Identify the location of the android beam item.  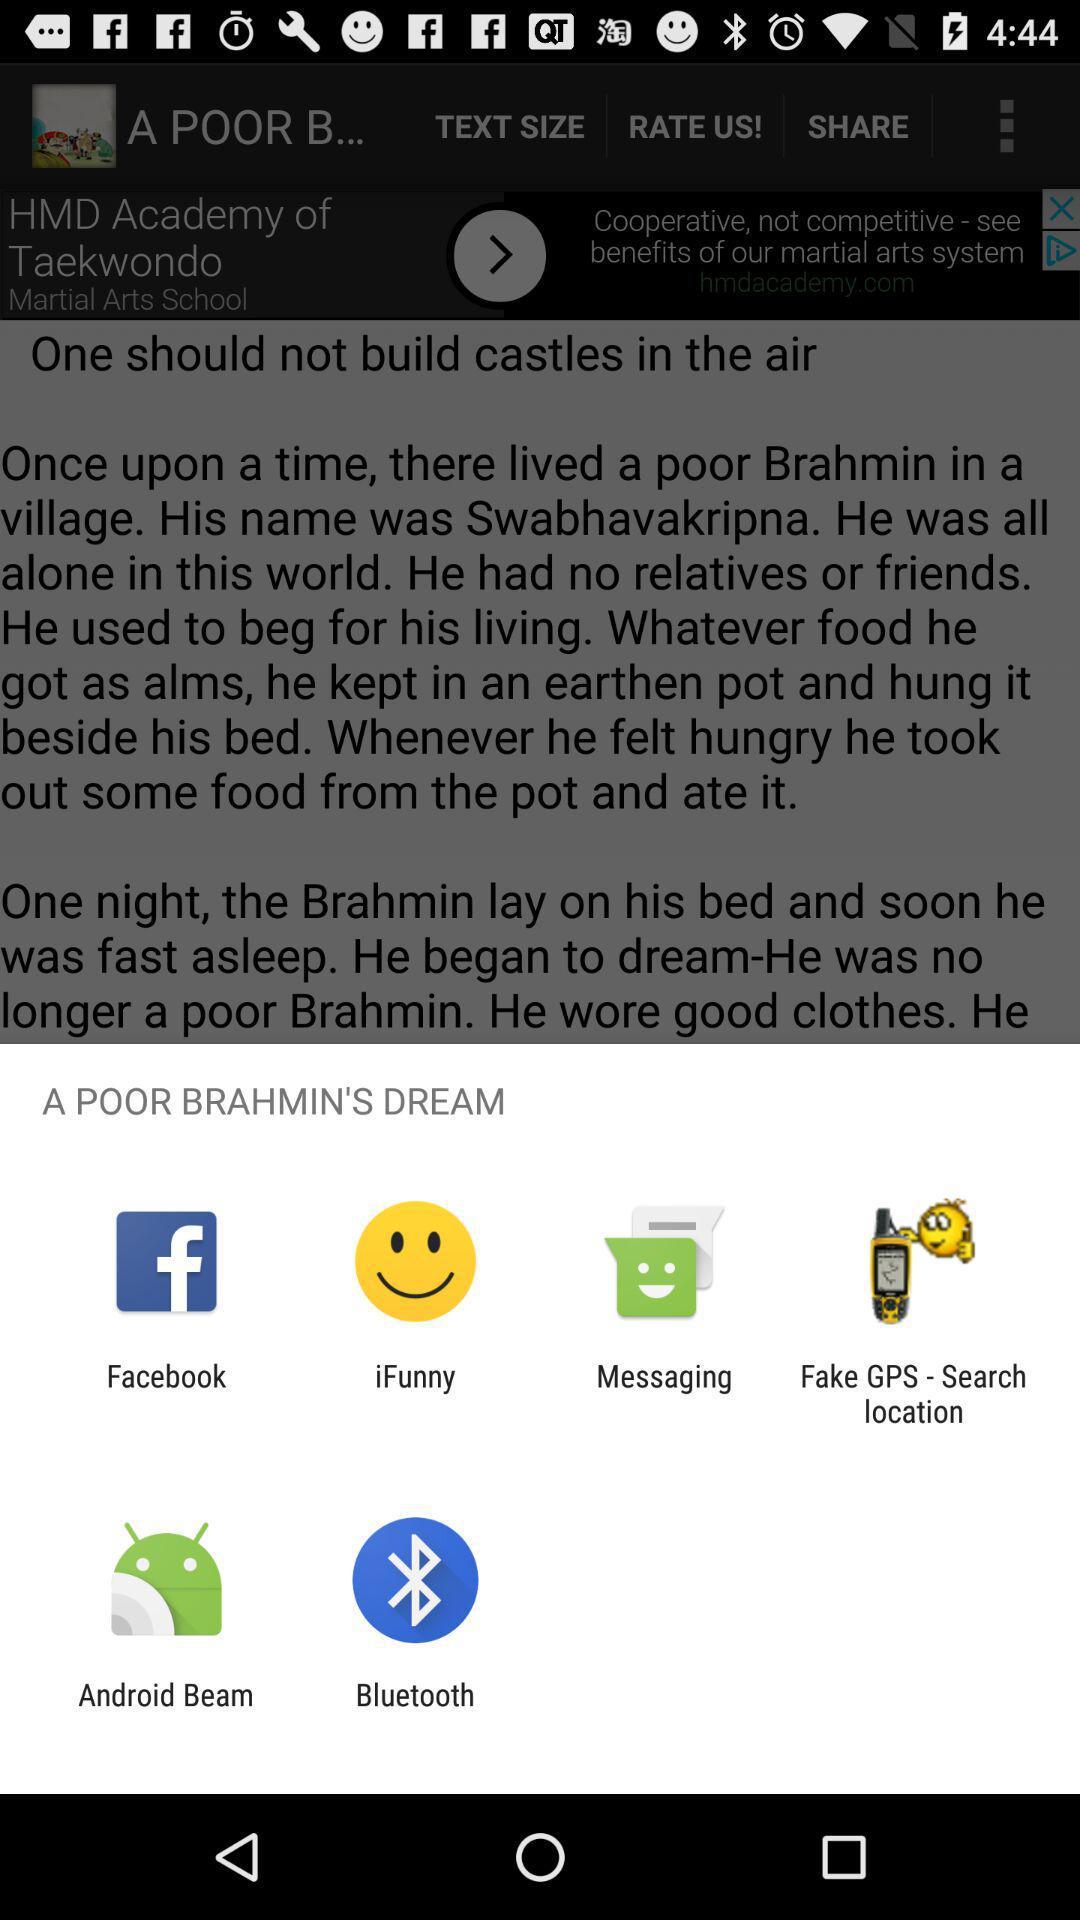
(165, 1711).